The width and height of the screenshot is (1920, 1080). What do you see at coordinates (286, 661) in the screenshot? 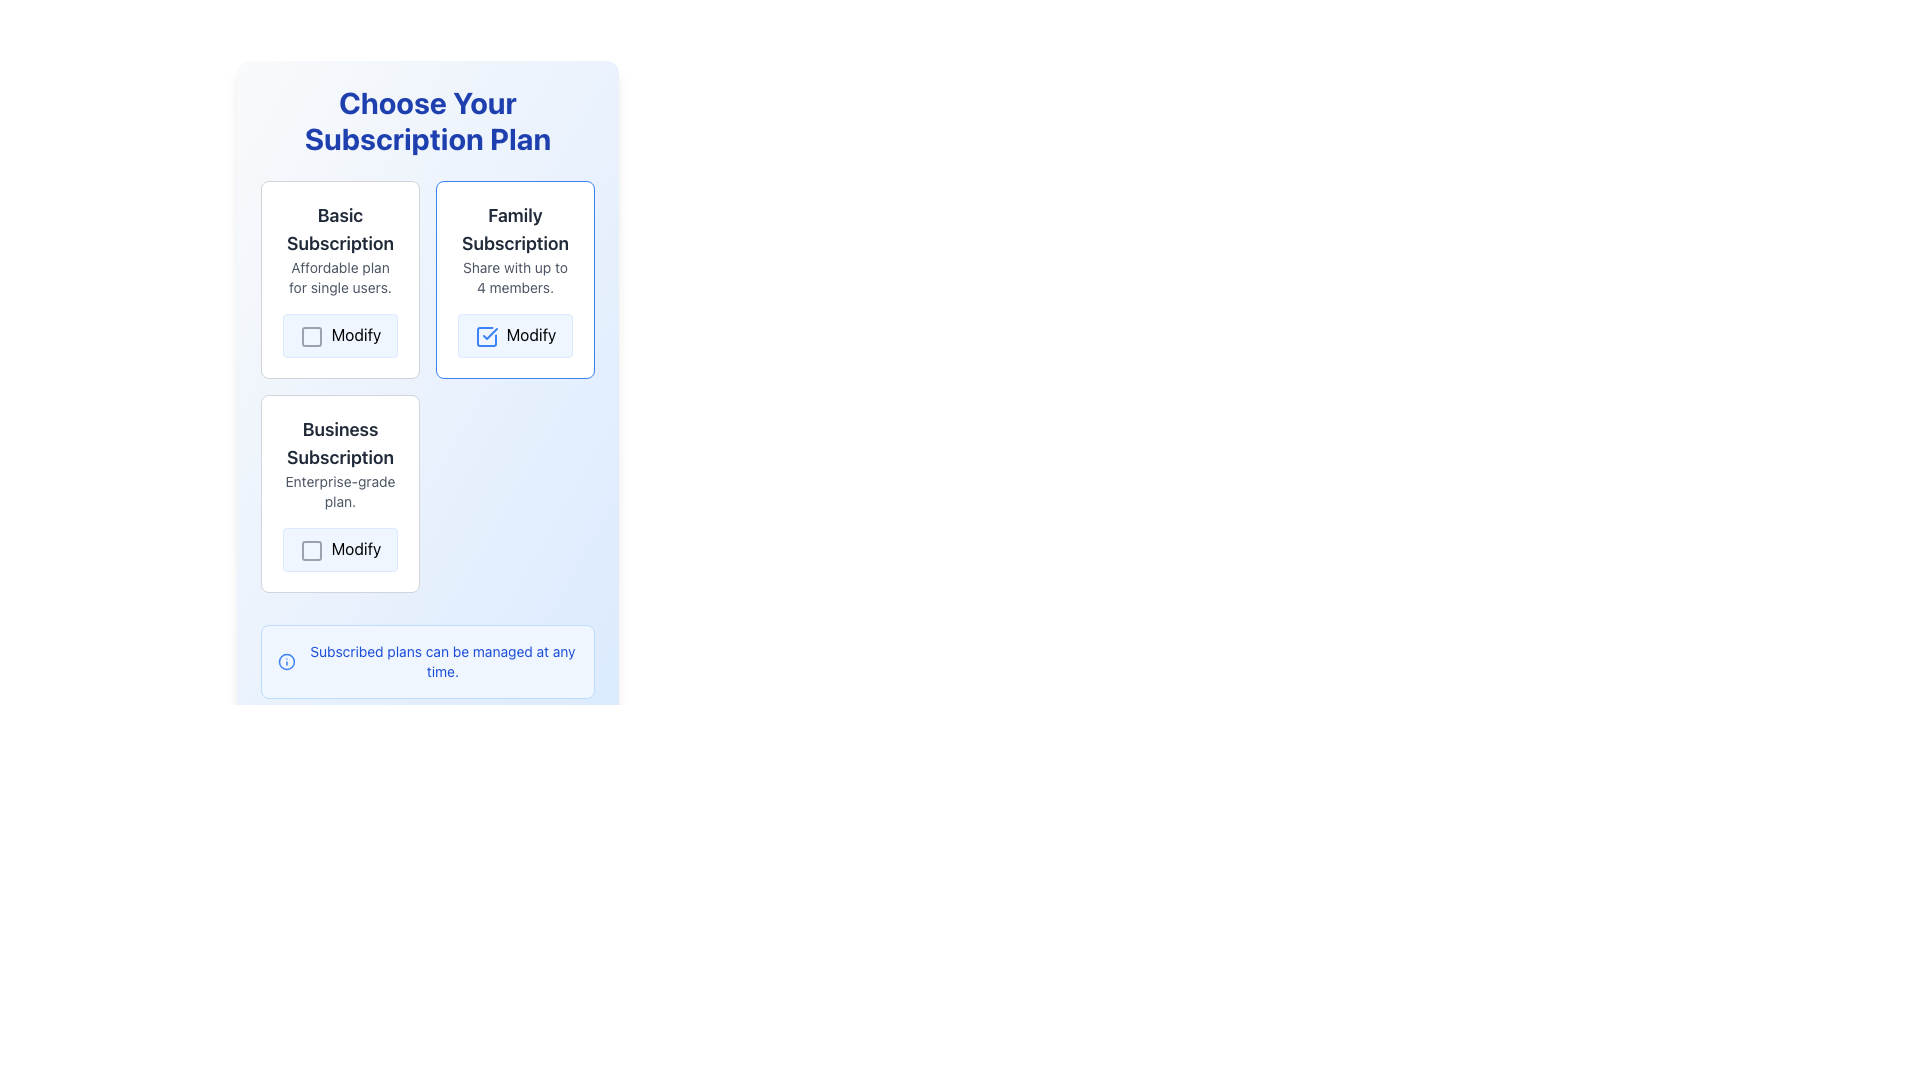
I see `the circular graphic element located in the bottom section of the interface, to the left of the text label 'Subscribed plans can be managed at any time.'` at bounding box center [286, 661].